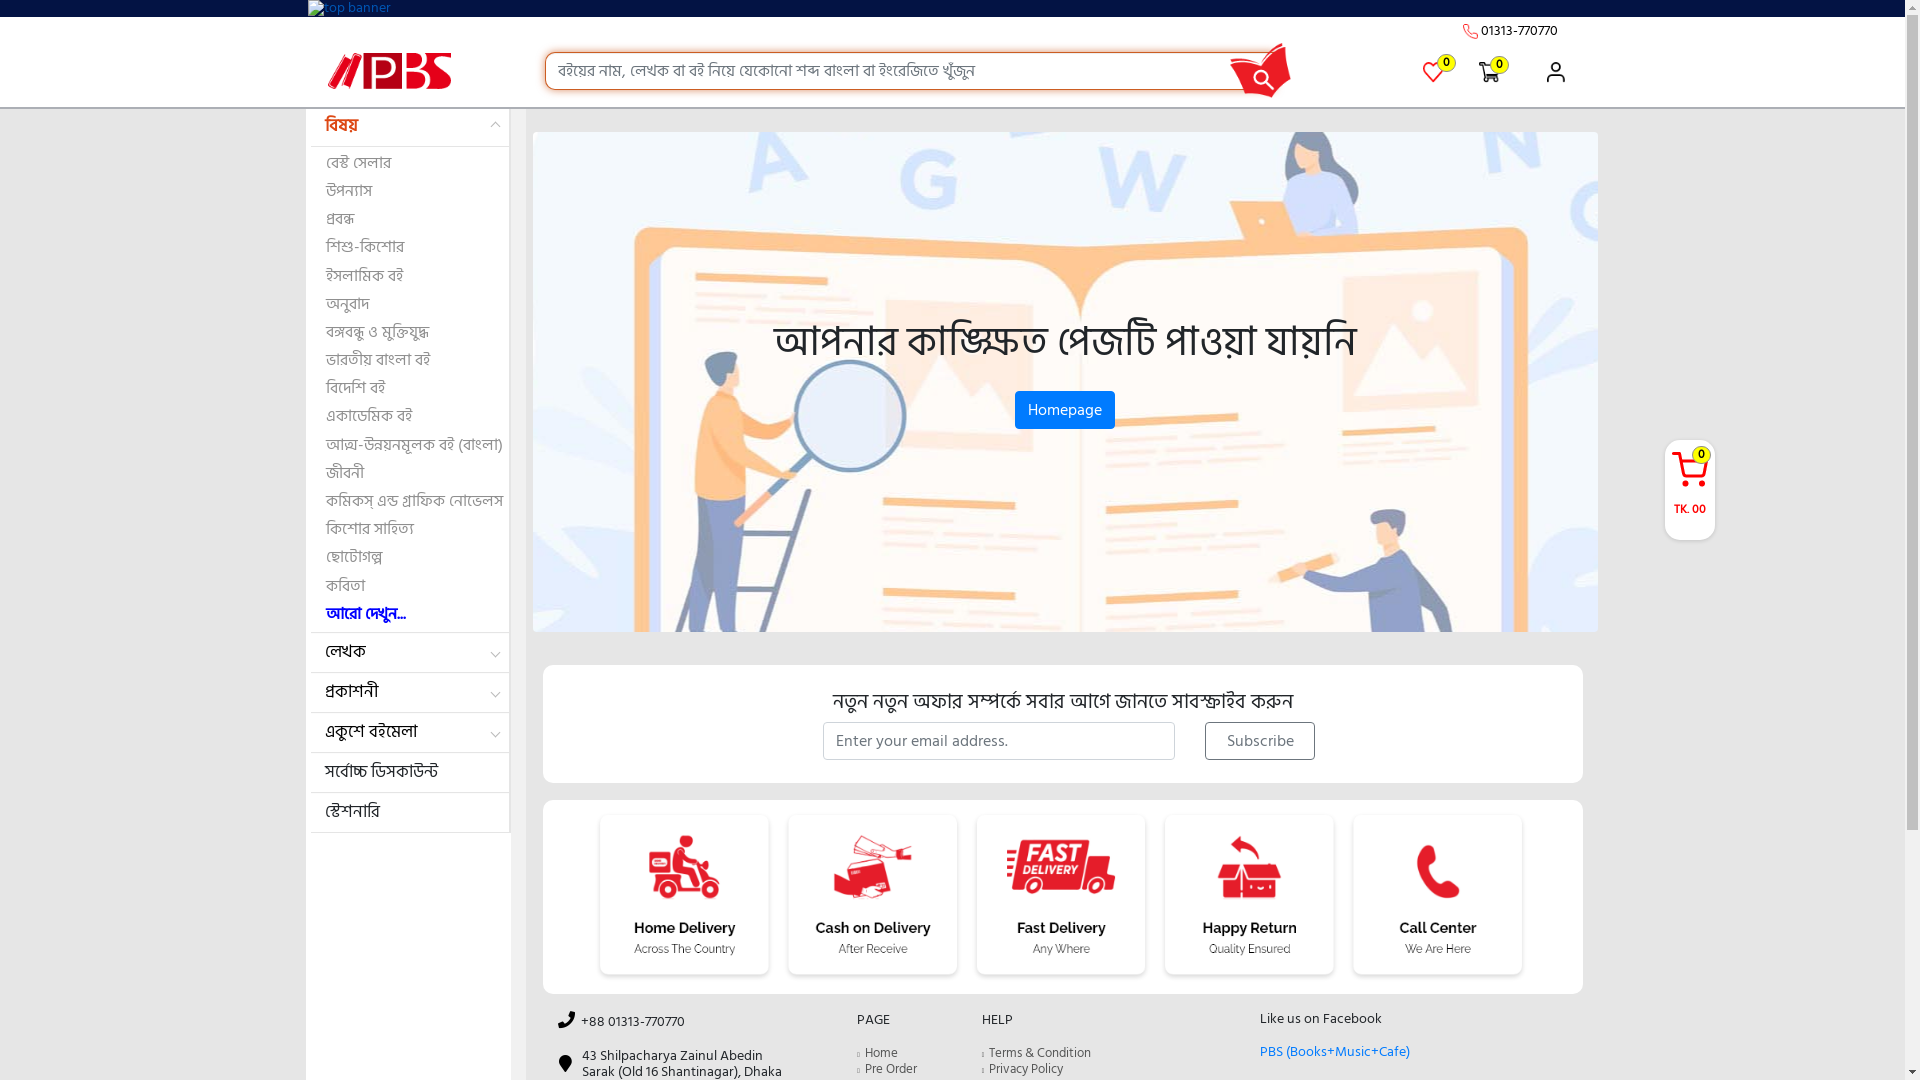 The height and width of the screenshot is (1080, 1920). Describe the element at coordinates (1258, 740) in the screenshot. I see `'Subscribe'` at that location.